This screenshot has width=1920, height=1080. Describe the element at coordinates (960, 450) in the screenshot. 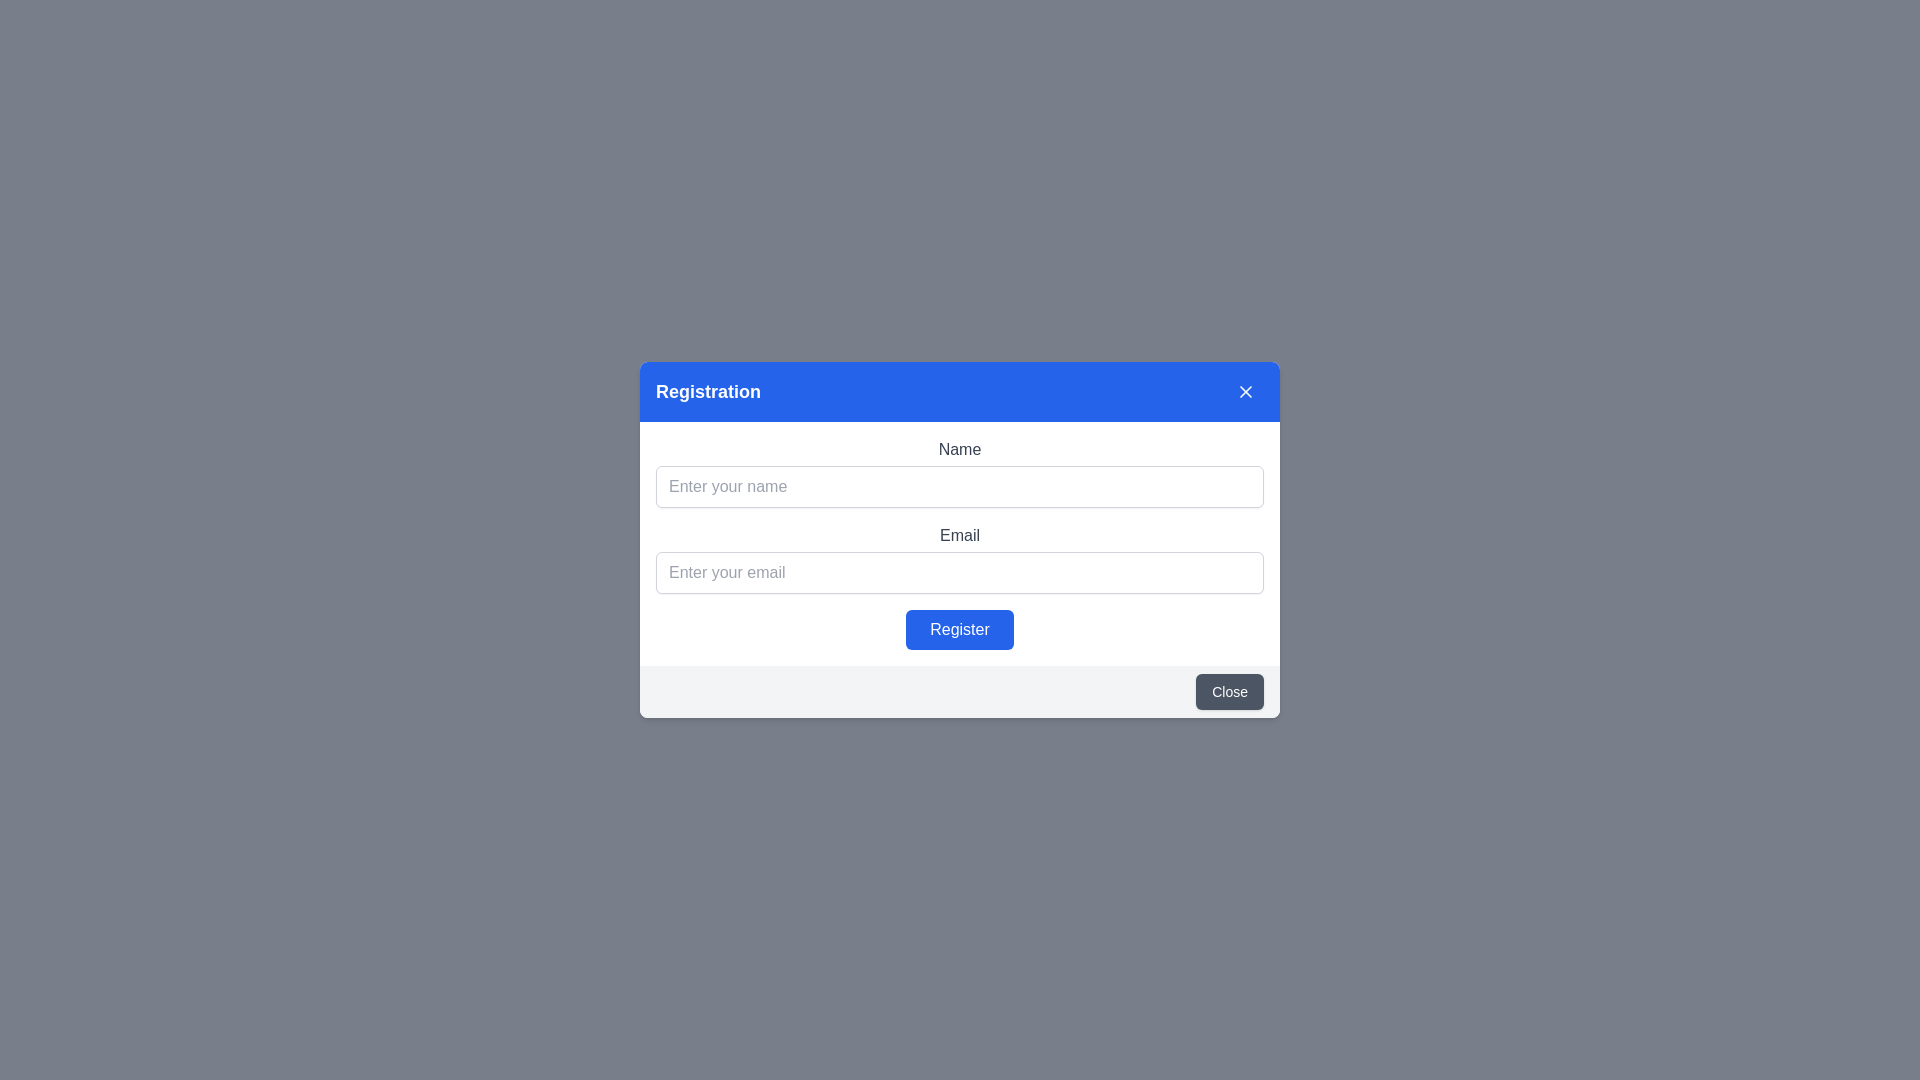

I see `the label that describes the input field for entering the user's name, positioned directly above the 'Enter your name' input field` at that location.